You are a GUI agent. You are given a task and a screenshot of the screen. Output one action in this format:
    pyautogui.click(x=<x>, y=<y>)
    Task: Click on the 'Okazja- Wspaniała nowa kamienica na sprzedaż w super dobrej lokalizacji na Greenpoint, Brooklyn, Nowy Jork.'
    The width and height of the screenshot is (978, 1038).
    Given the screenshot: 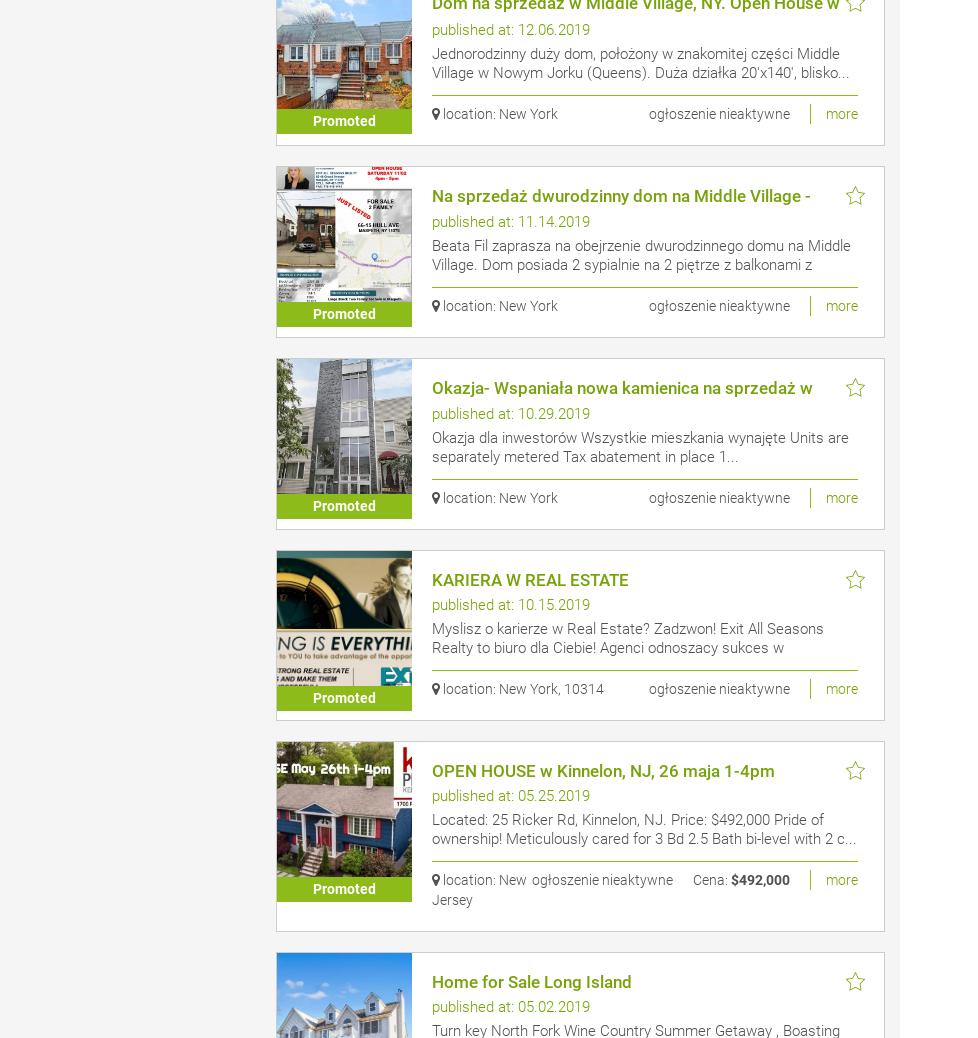 What is the action you would take?
    pyautogui.click(x=636, y=405)
    